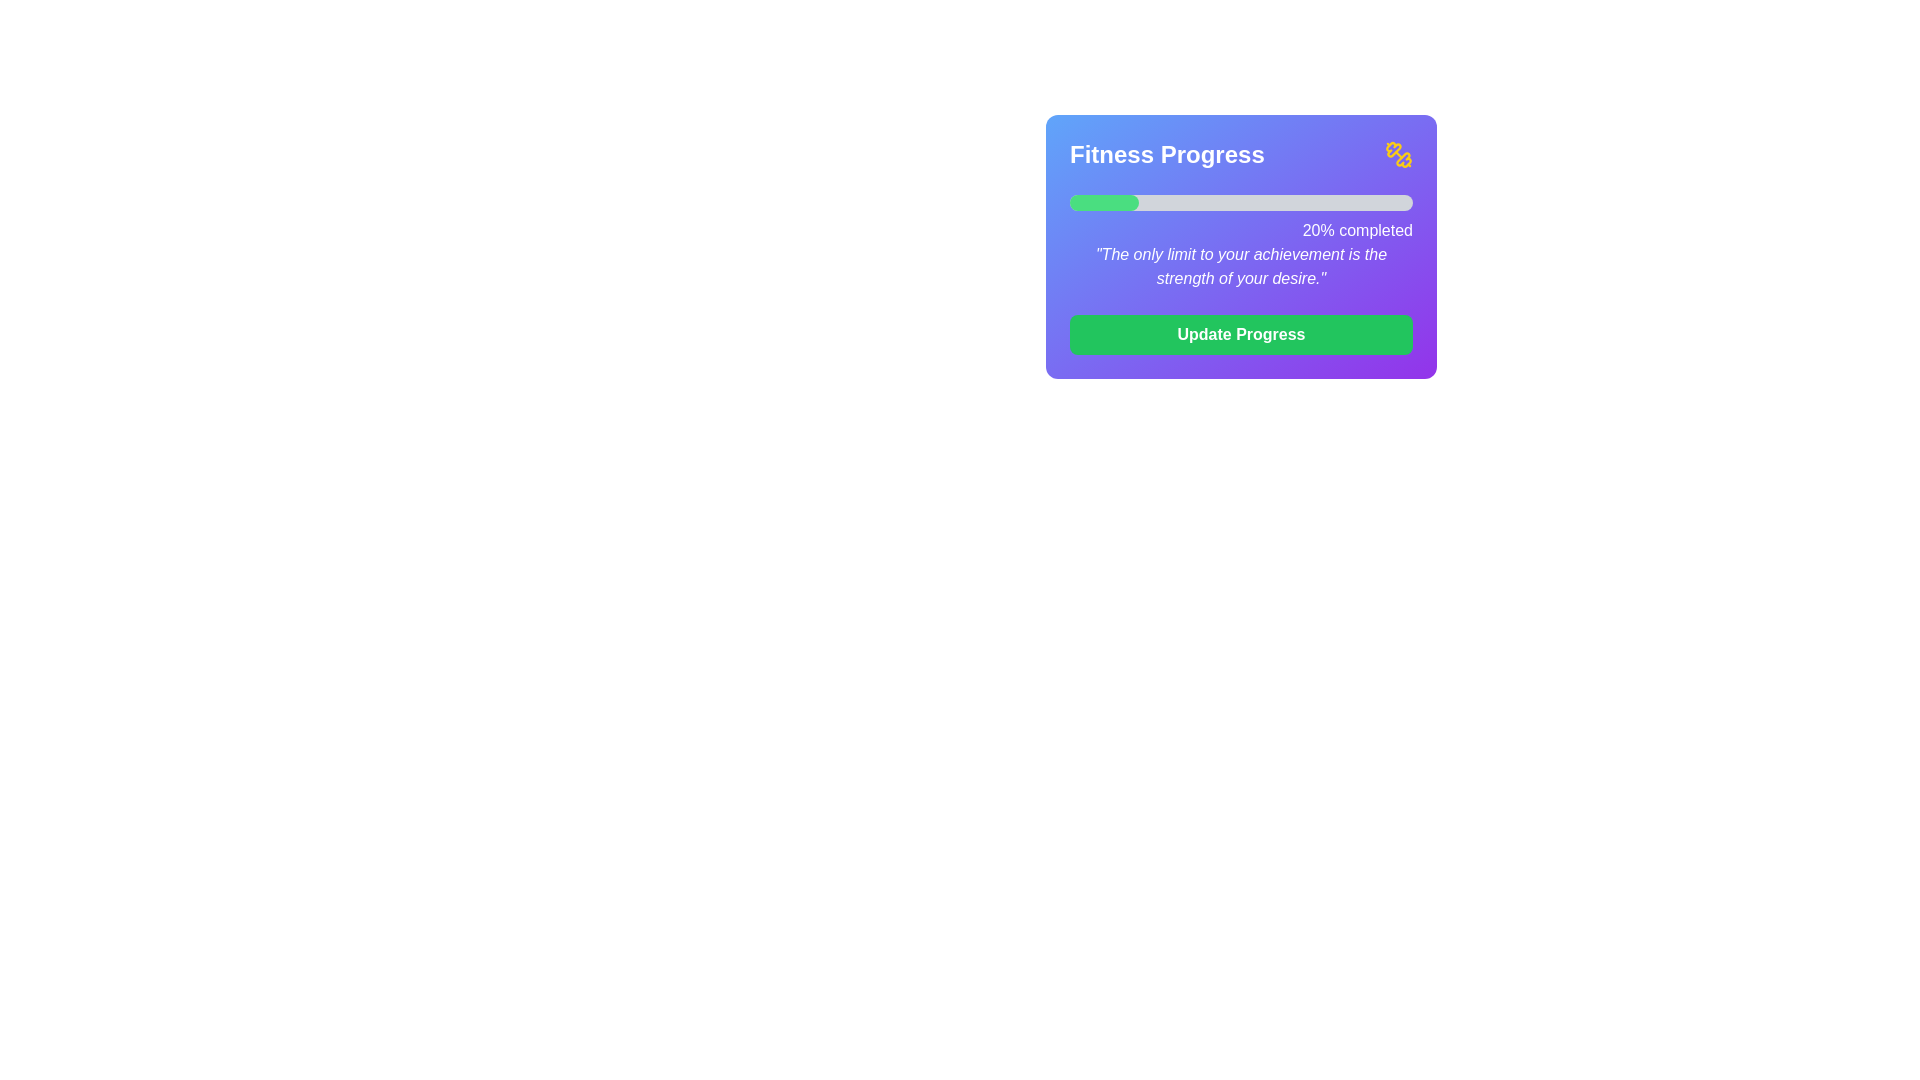 The width and height of the screenshot is (1920, 1080). What do you see at coordinates (1240, 334) in the screenshot?
I see `the interactive button at the bottom center of the progress card` at bounding box center [1240, 334].